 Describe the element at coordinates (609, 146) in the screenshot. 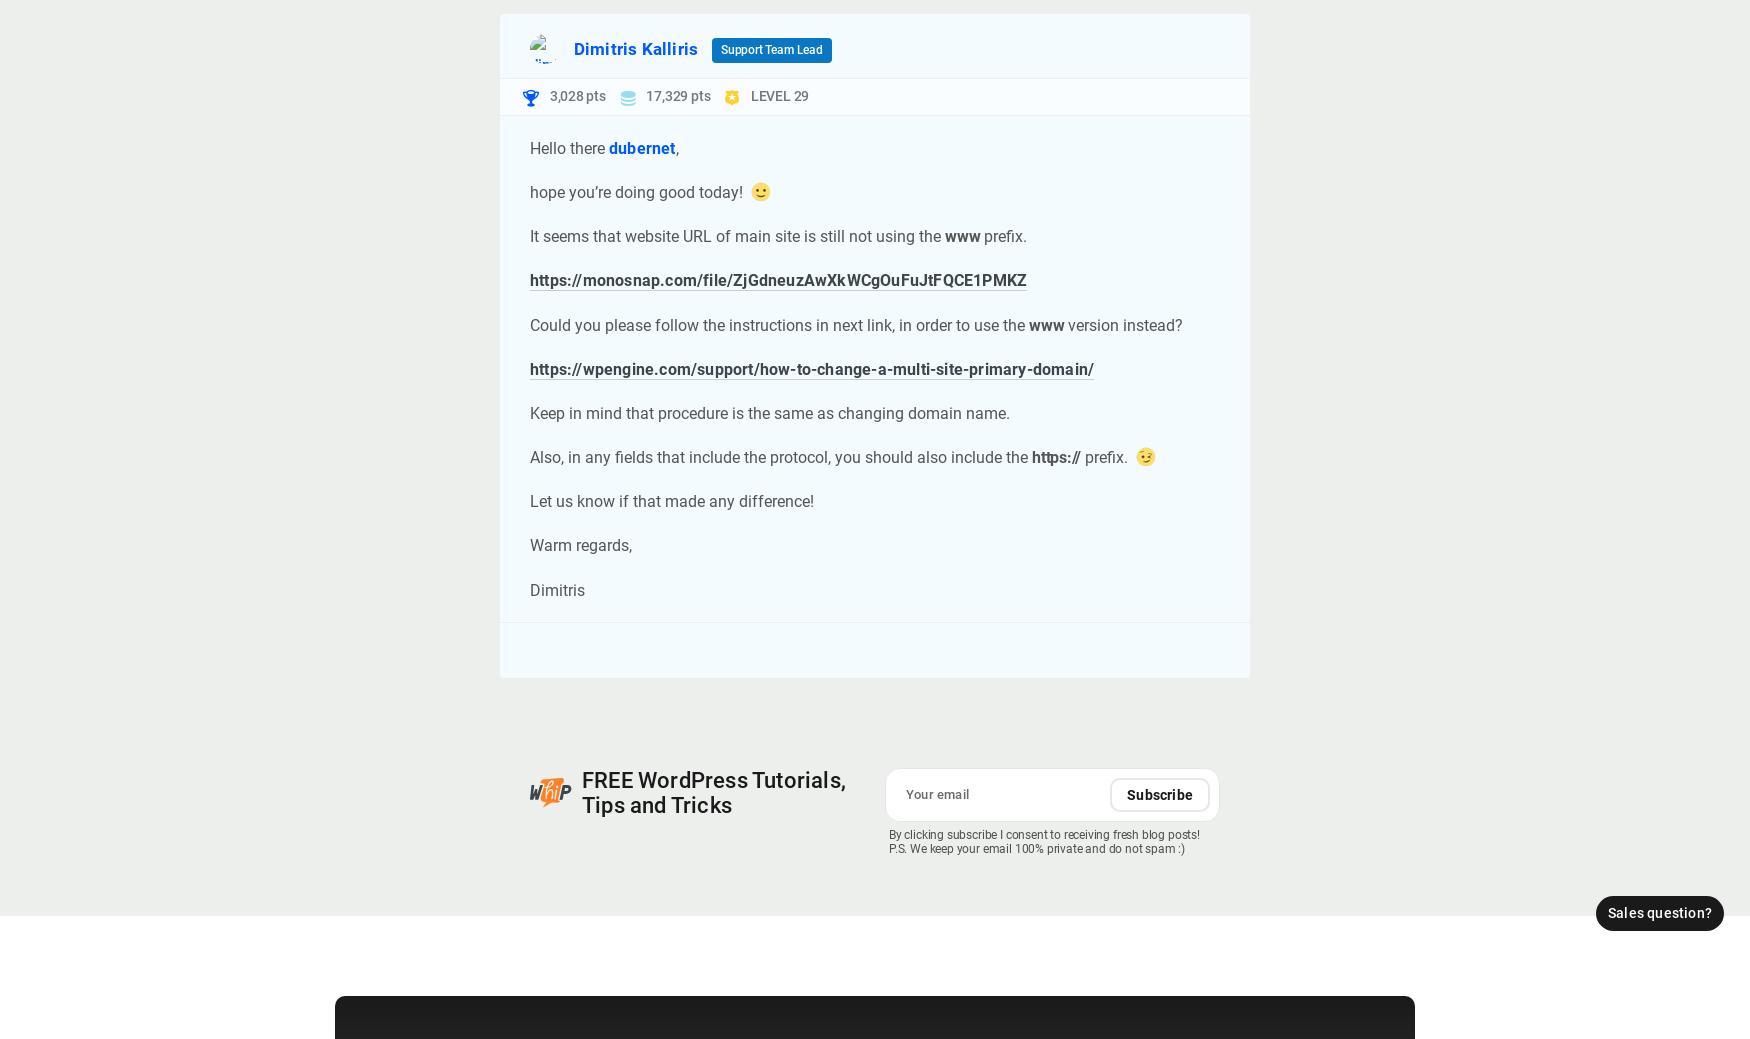

I see `'dubernet'` at that location.